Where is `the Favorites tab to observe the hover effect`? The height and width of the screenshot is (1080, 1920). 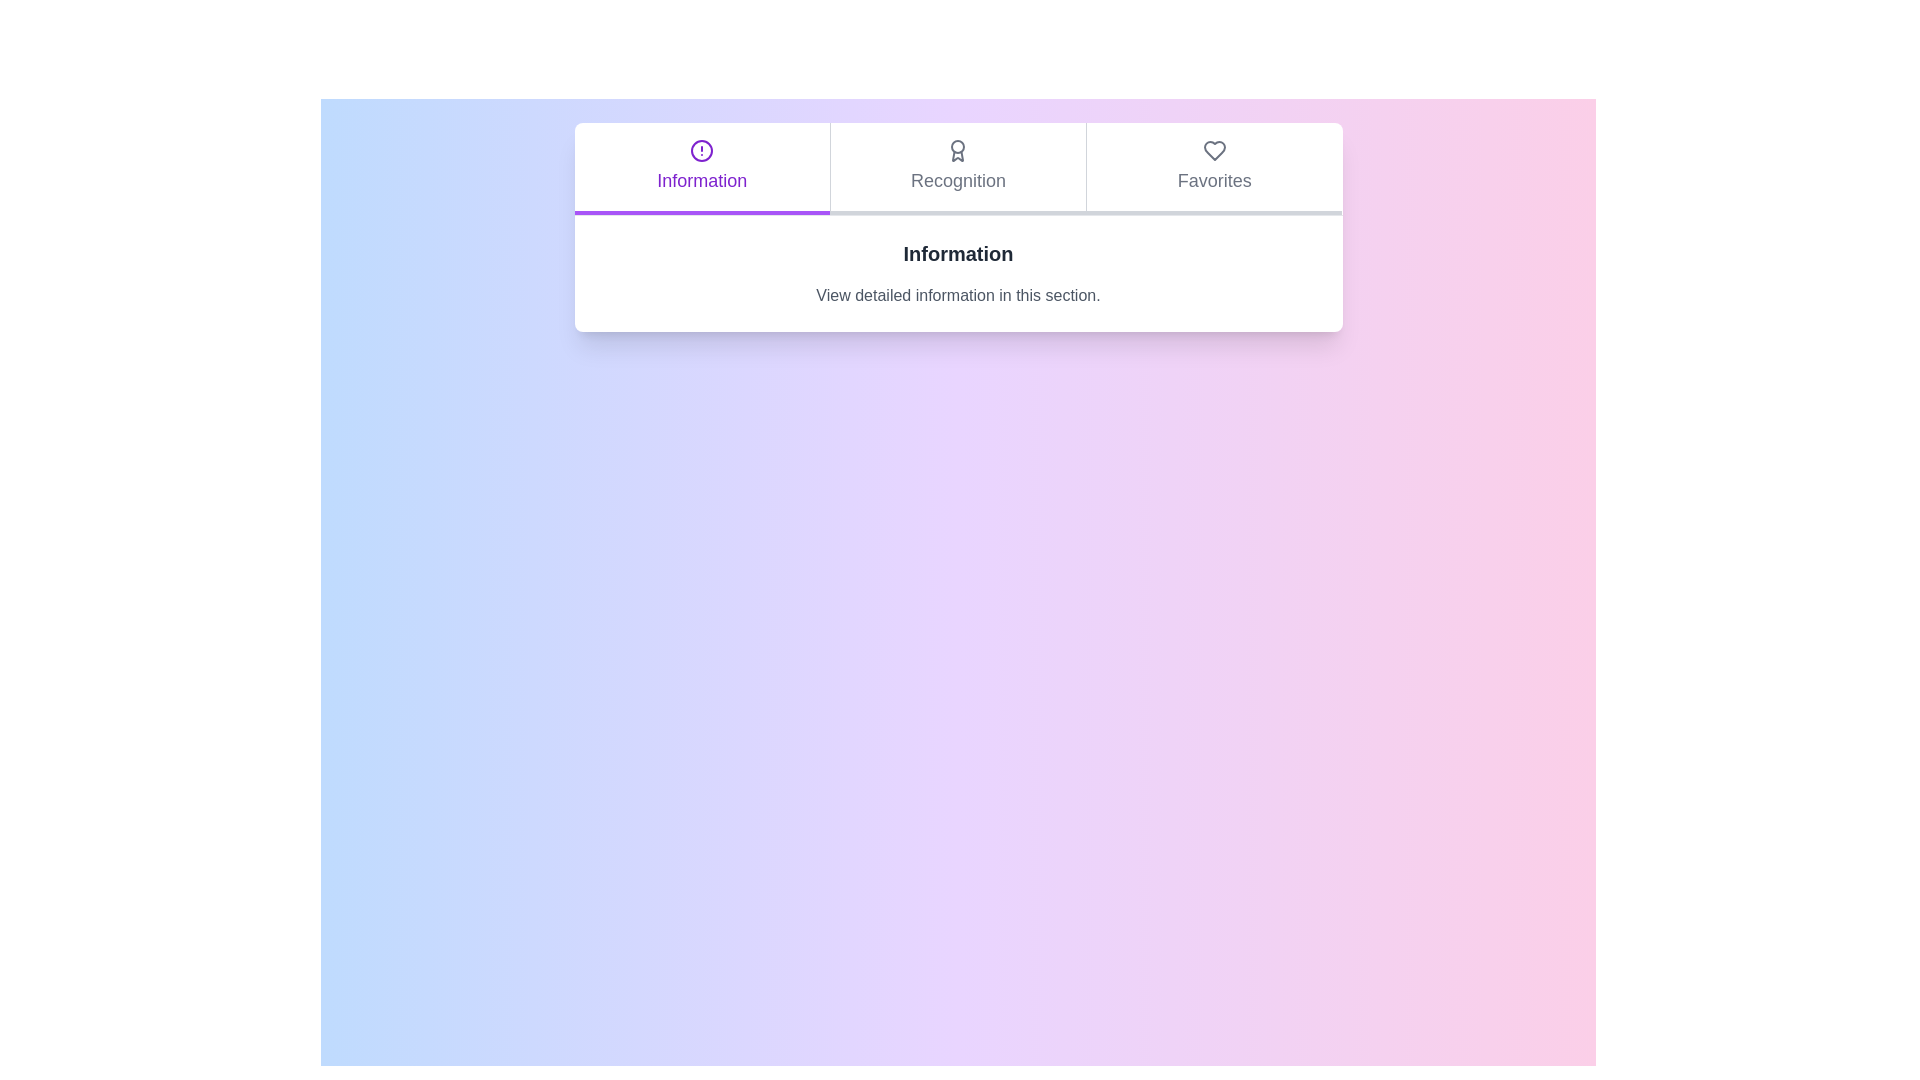
the Favorites tab to observe the hover effect is located at coordinates (1213, 168).